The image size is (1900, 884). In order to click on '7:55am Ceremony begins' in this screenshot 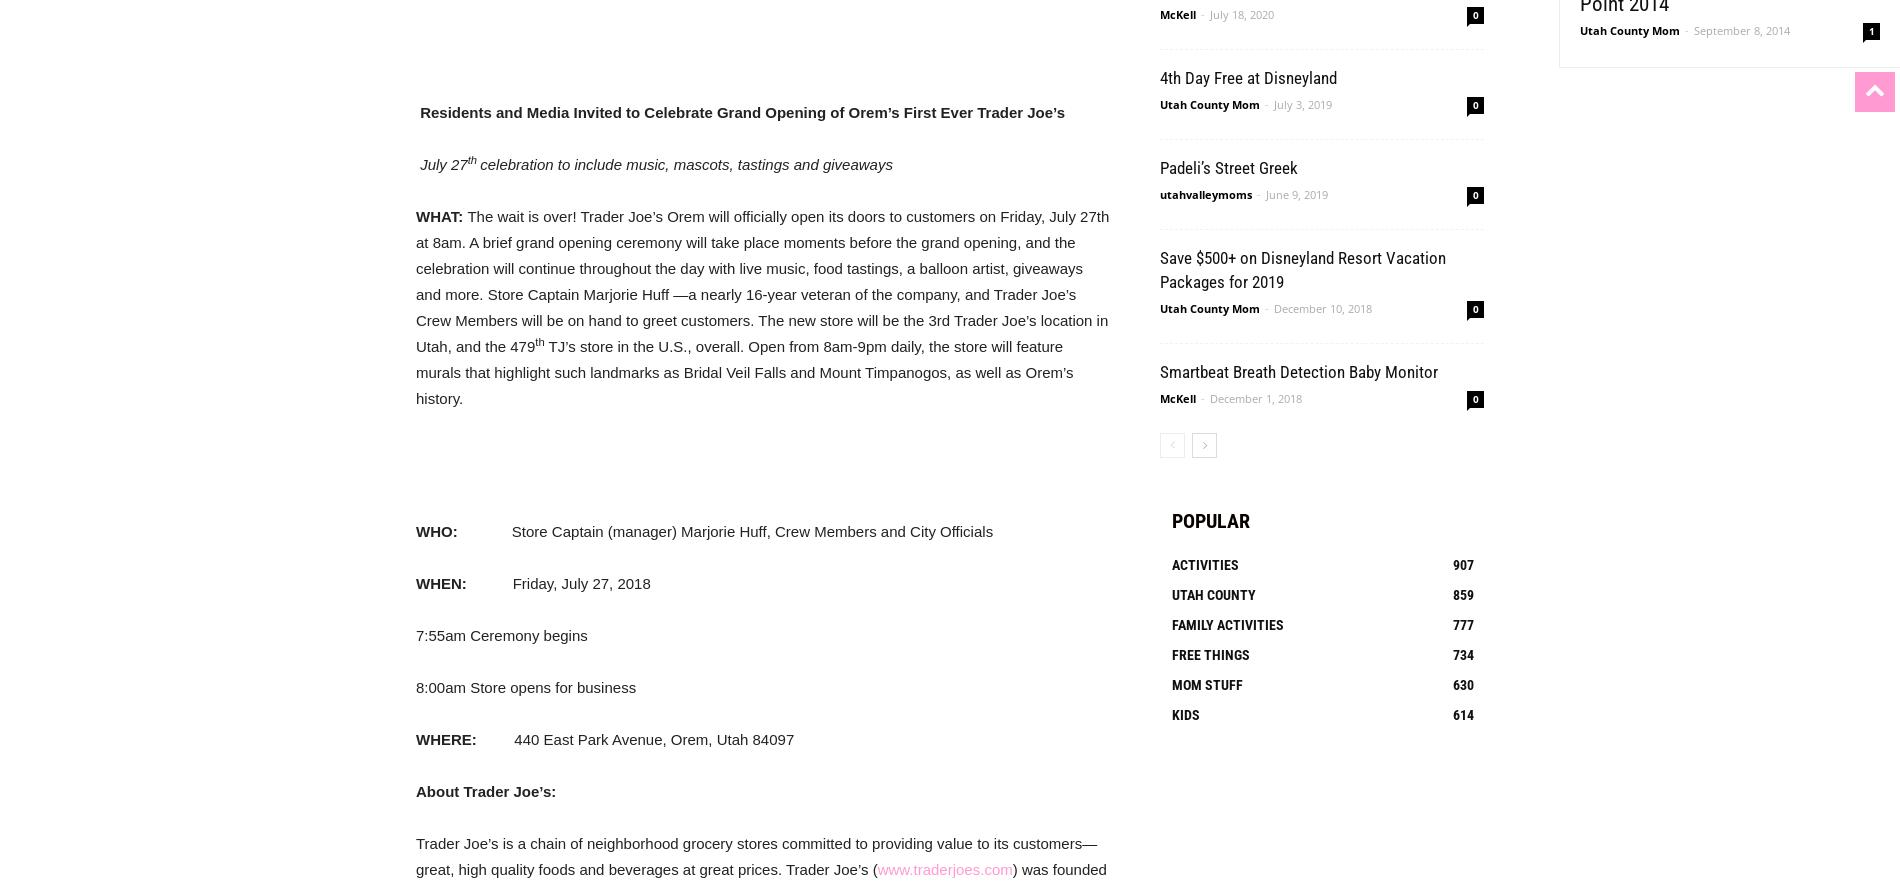, I will do `click(501, 634)`.